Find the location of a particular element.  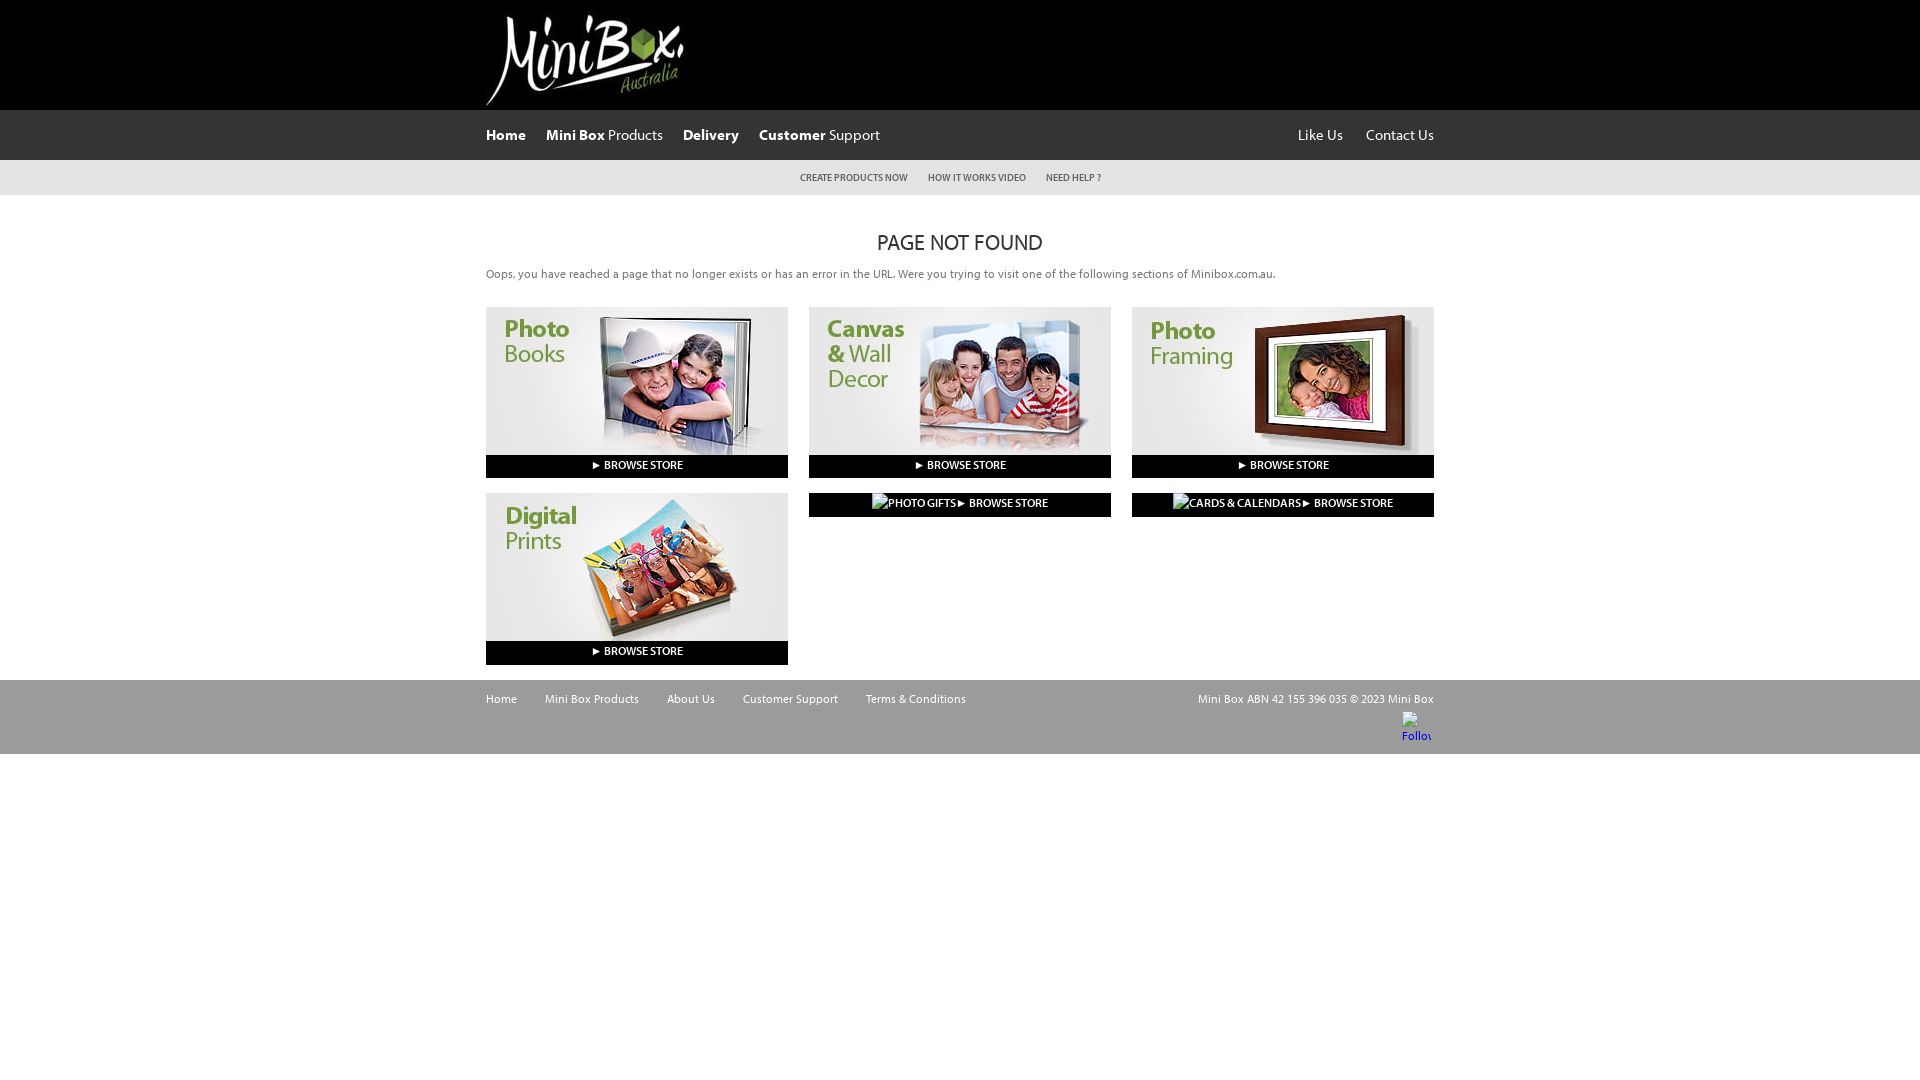

'Like Us' is located at coordinates (1320, 134).